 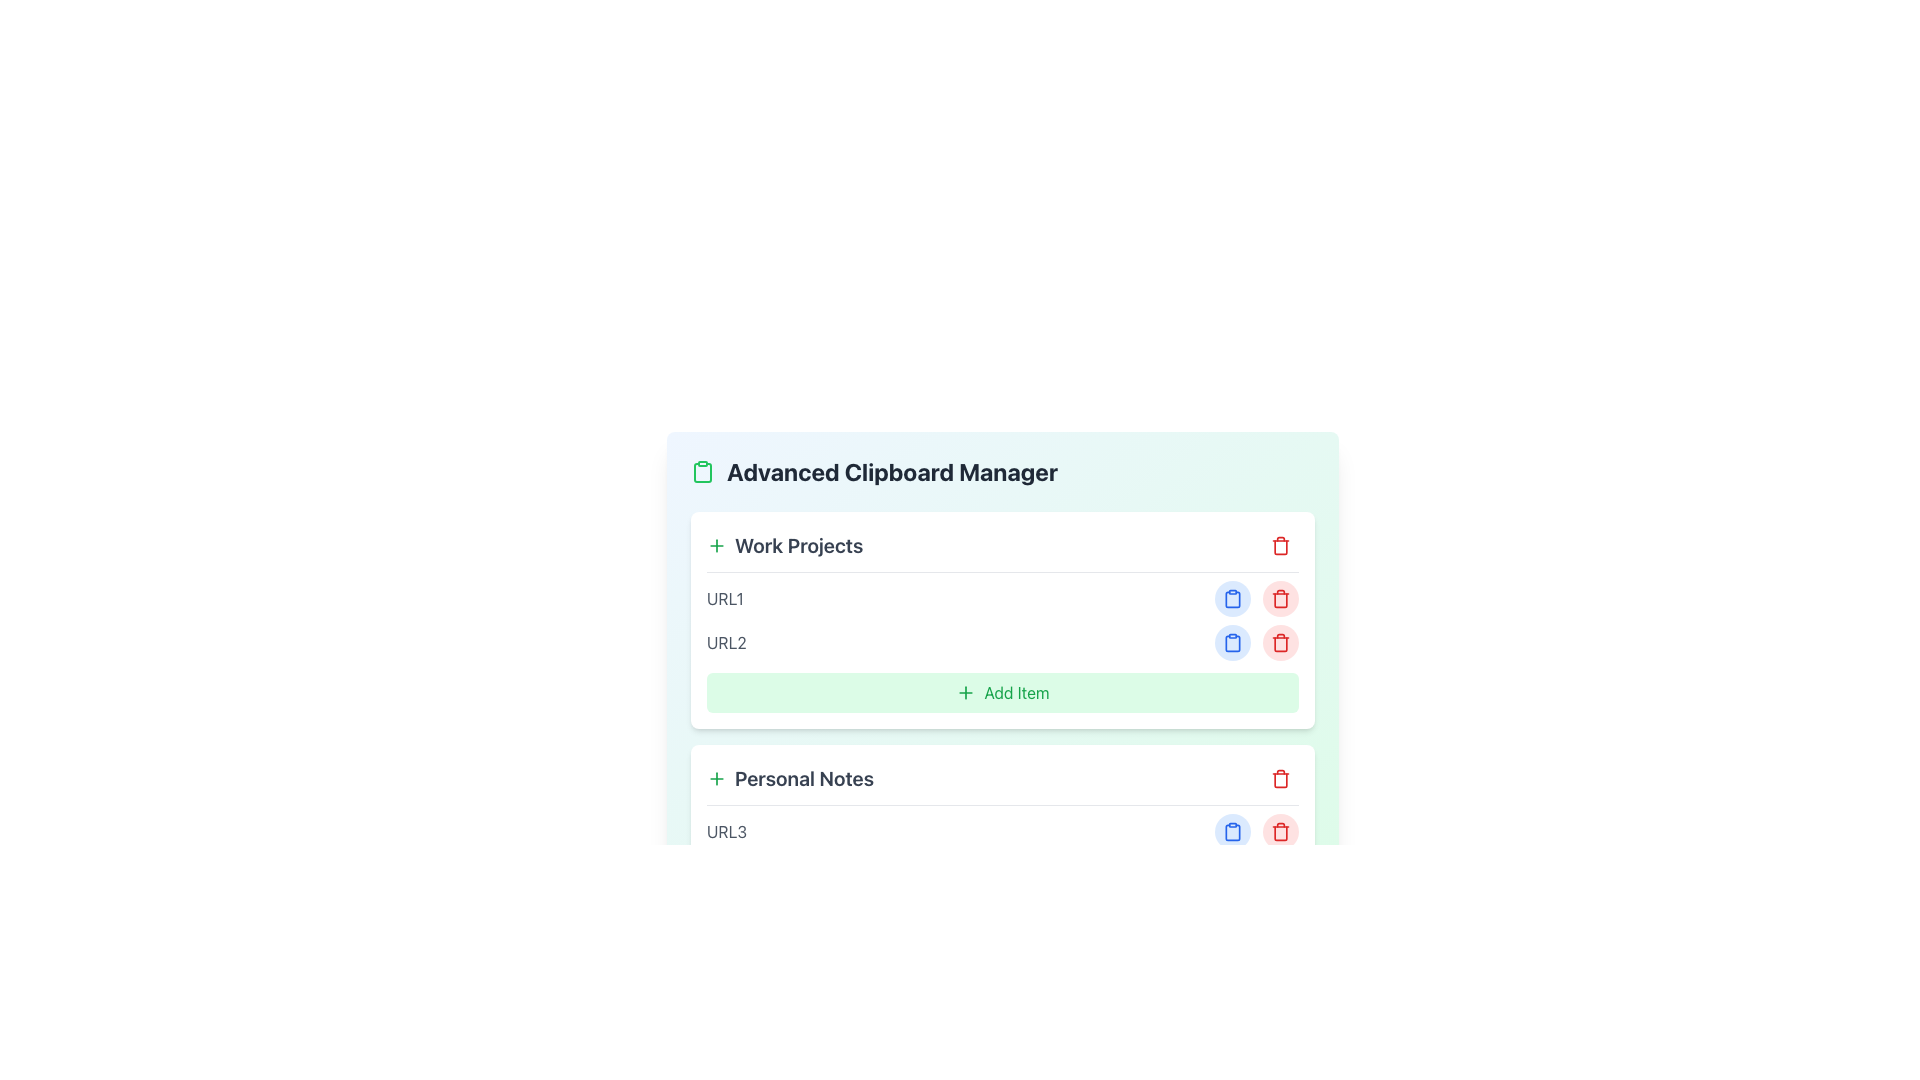 What do you see at coordinates (1281, 597) in the screenshot?
I see `the circular red button with a trash can icon located to the right of the 'URL2' item under the 'Work Projects' section` at bounding box center [1281, 597].